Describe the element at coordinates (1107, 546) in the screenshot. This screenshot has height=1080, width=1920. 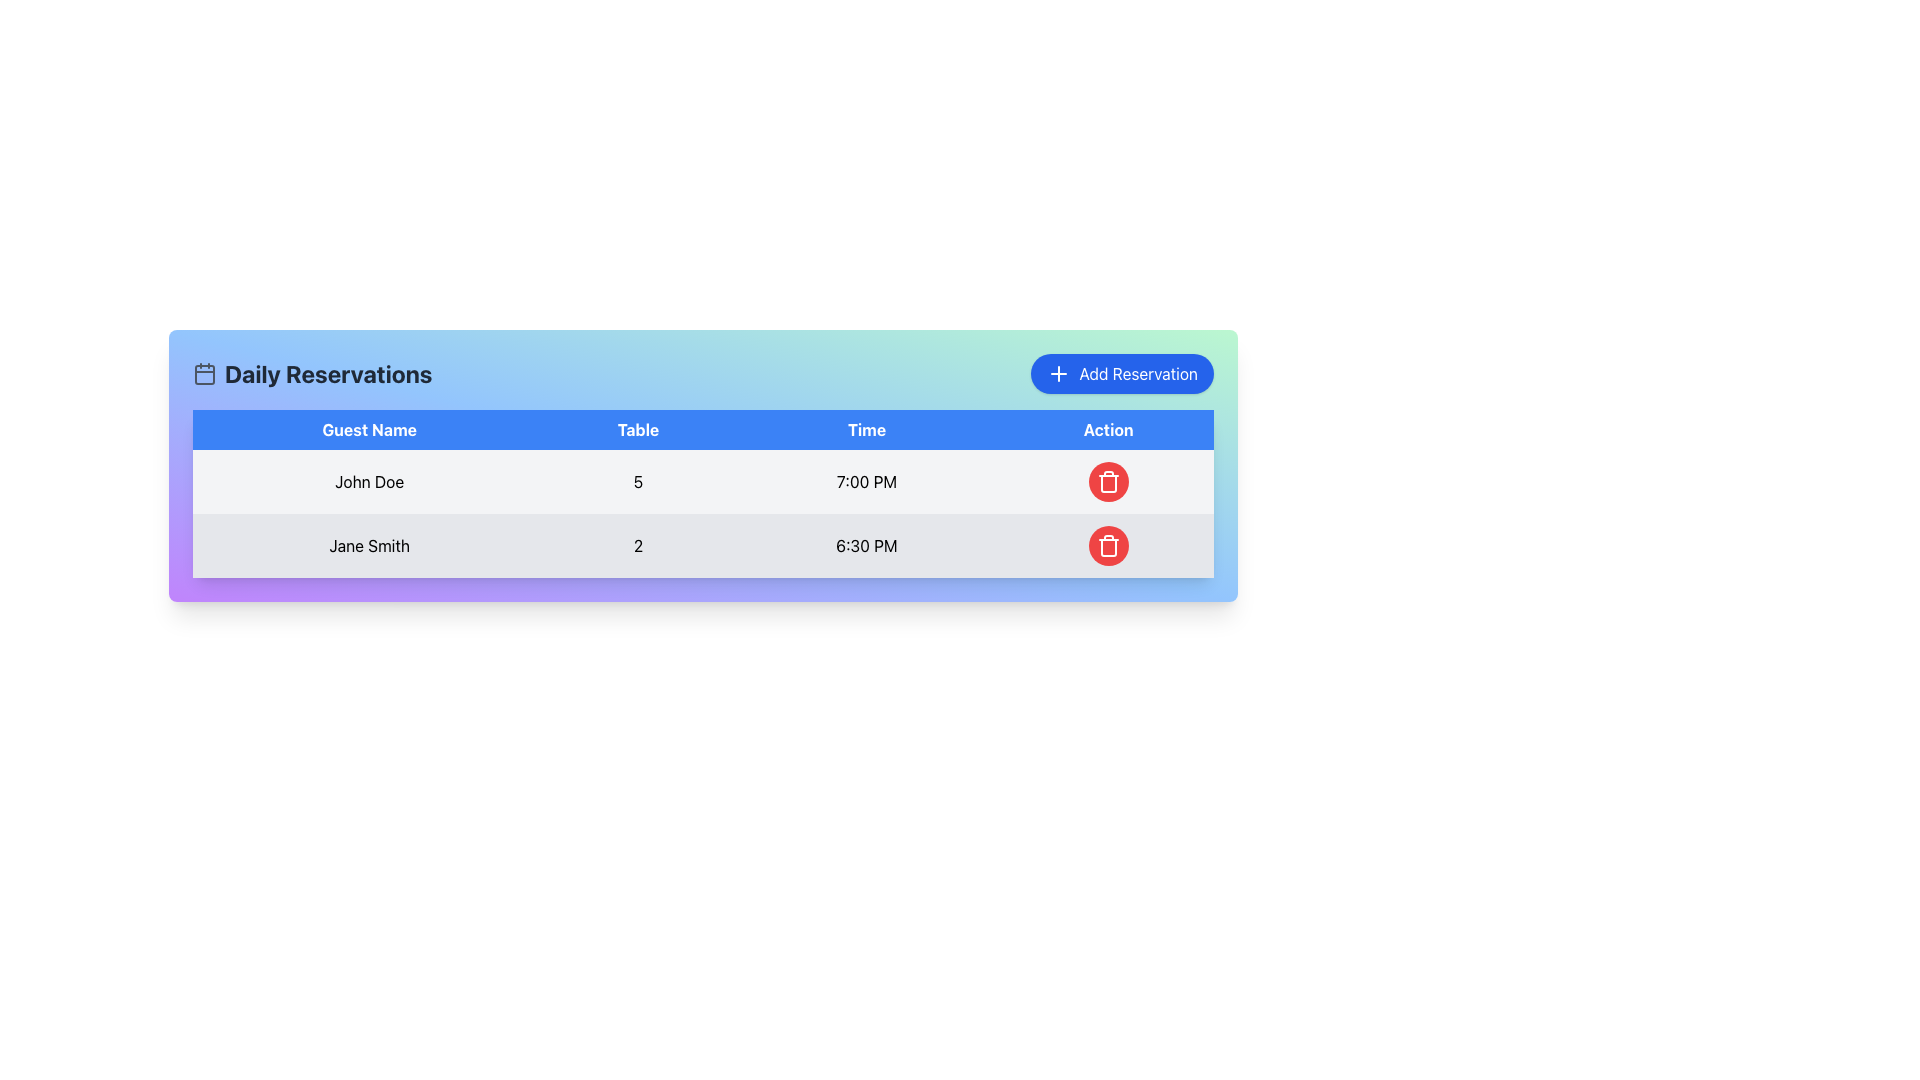
I see `the delete button located in the 'Action' column of the second row, adjacent to the '6:30 PM' timestamp` at that location.